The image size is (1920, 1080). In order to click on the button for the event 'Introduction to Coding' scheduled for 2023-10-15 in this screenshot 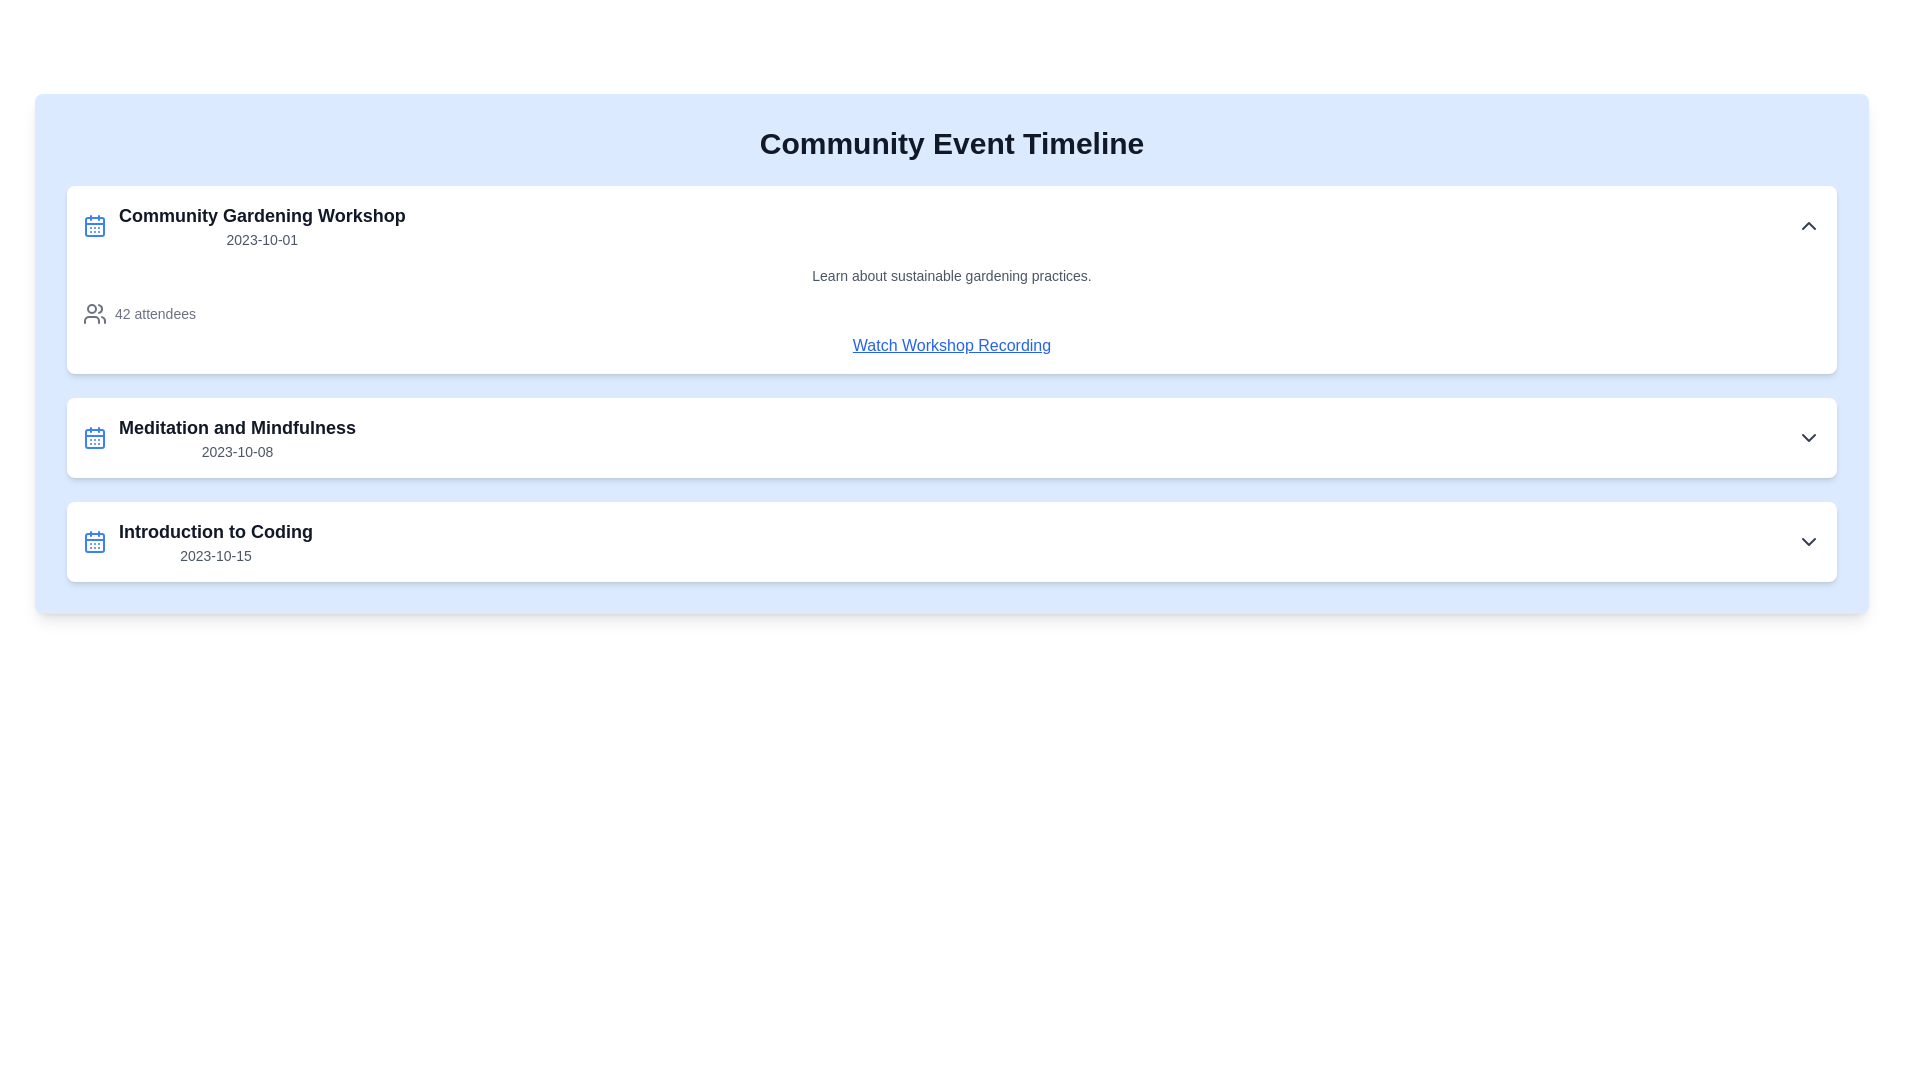, I will do `click(950, 542)`.